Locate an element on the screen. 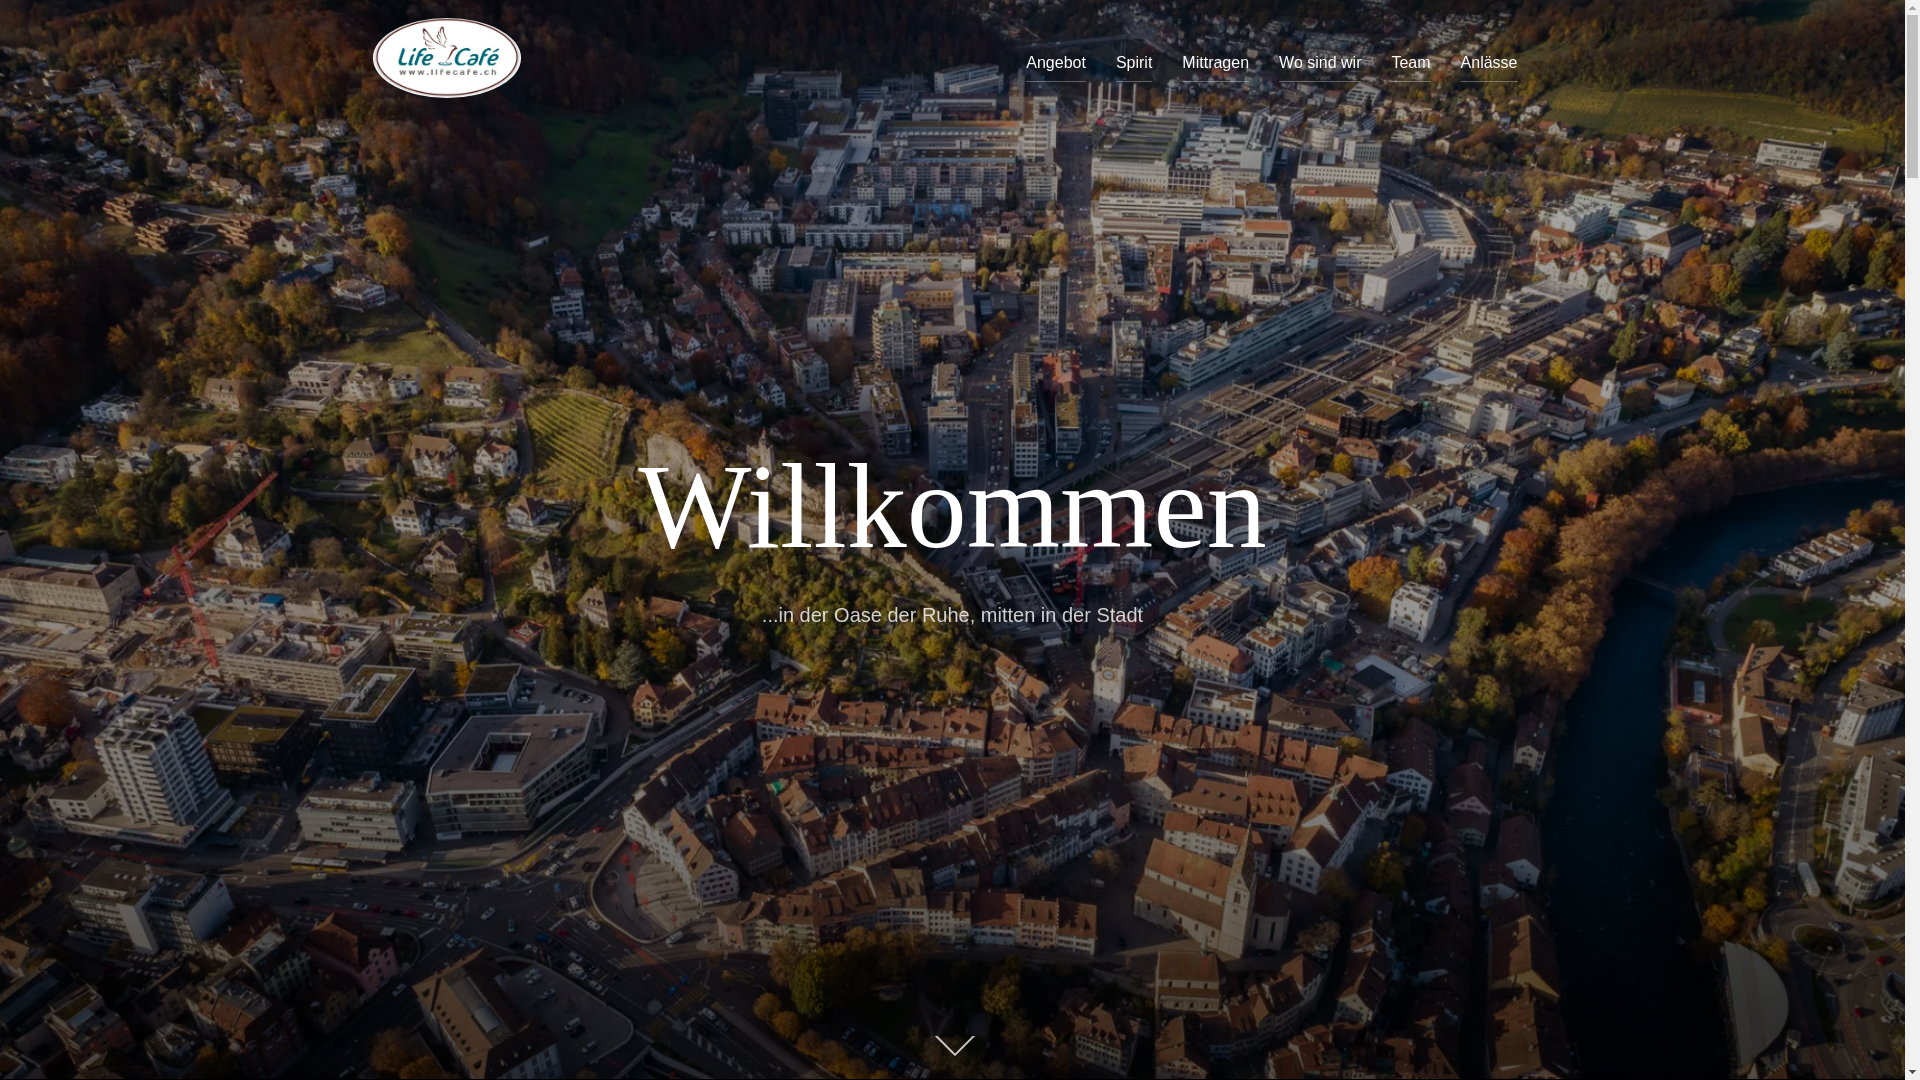  'Team' is located at coordinates (1409, 61).